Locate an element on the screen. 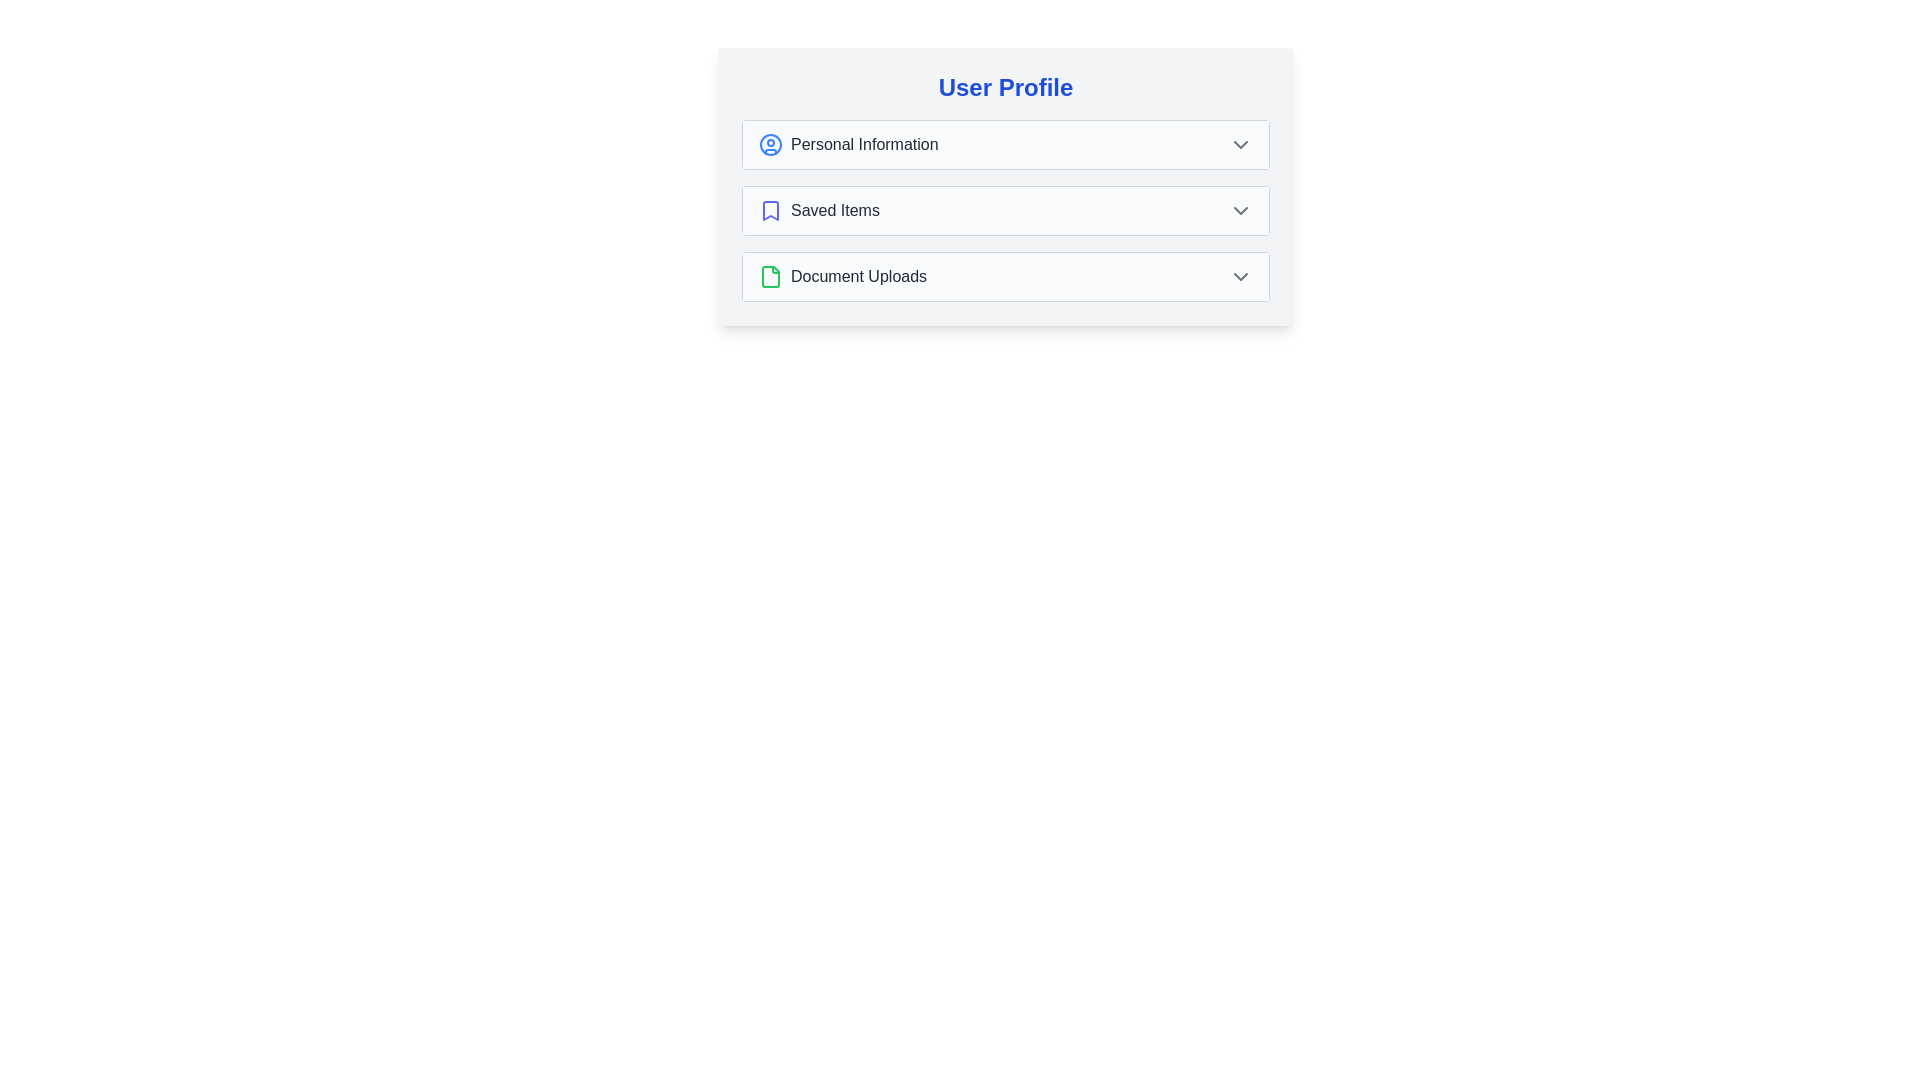  on the 'Document Uploads' menu item, which is the third item in the vertical list under the 'User Profile' section, represented by a file icon and a dark grey label is located at coordinates (843, 277).